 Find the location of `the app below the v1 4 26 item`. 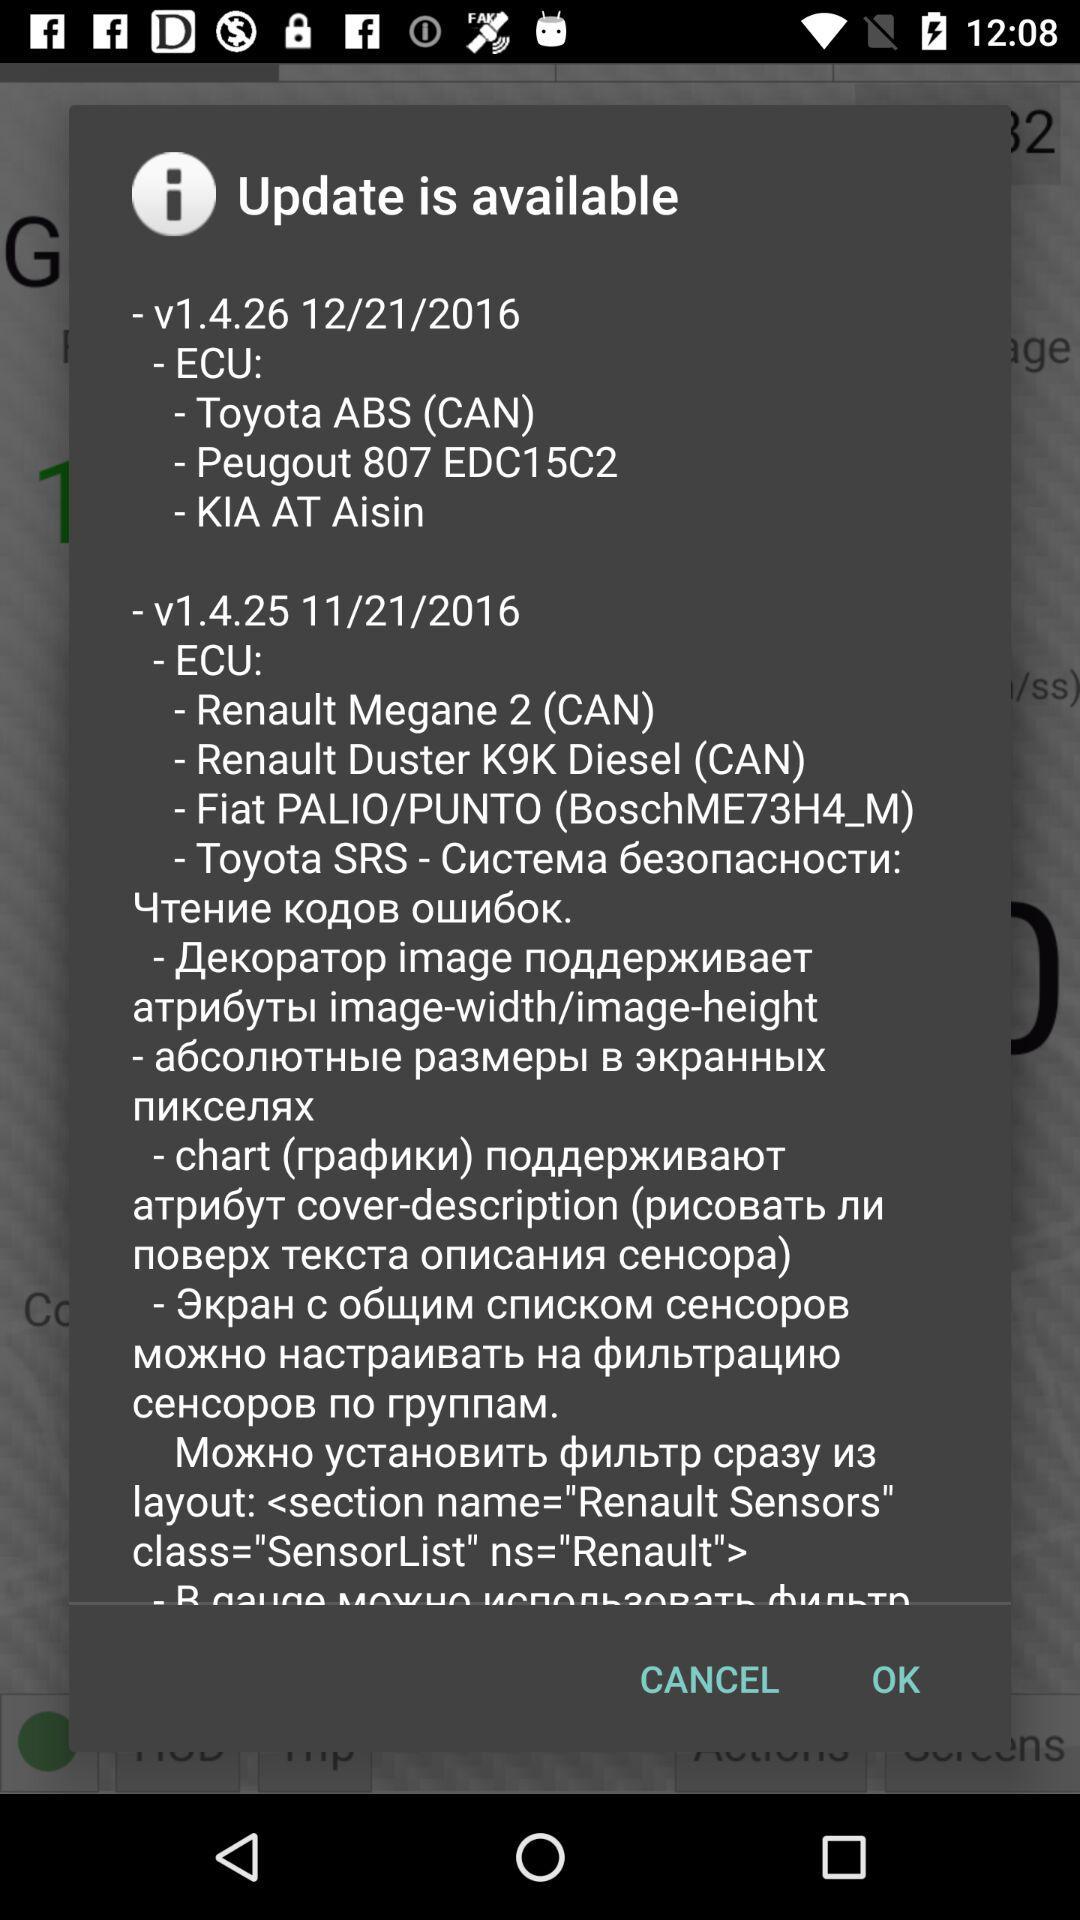

the app below the v1 4 26 item is located at coordinates (708, 1678).